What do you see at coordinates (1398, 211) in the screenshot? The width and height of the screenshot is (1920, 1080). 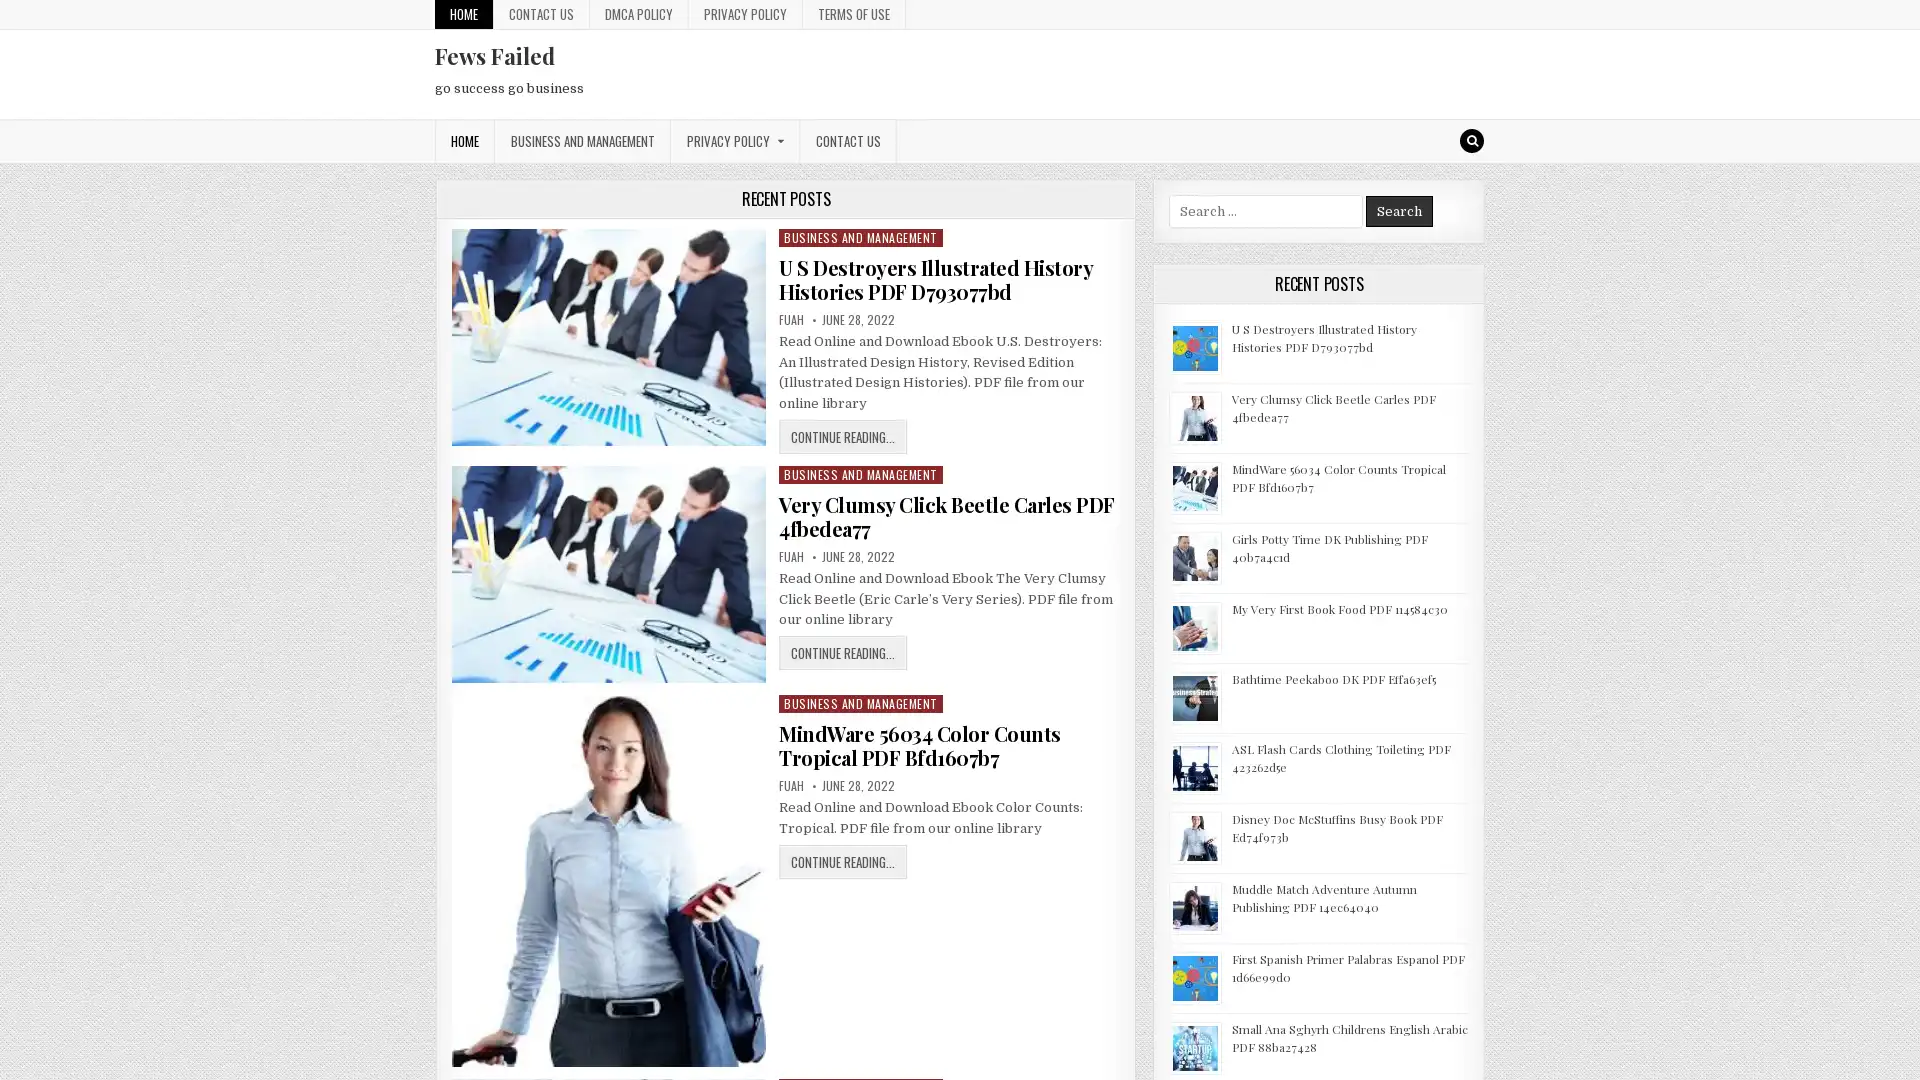 I see `Search` at bounding box center [1398, 211].